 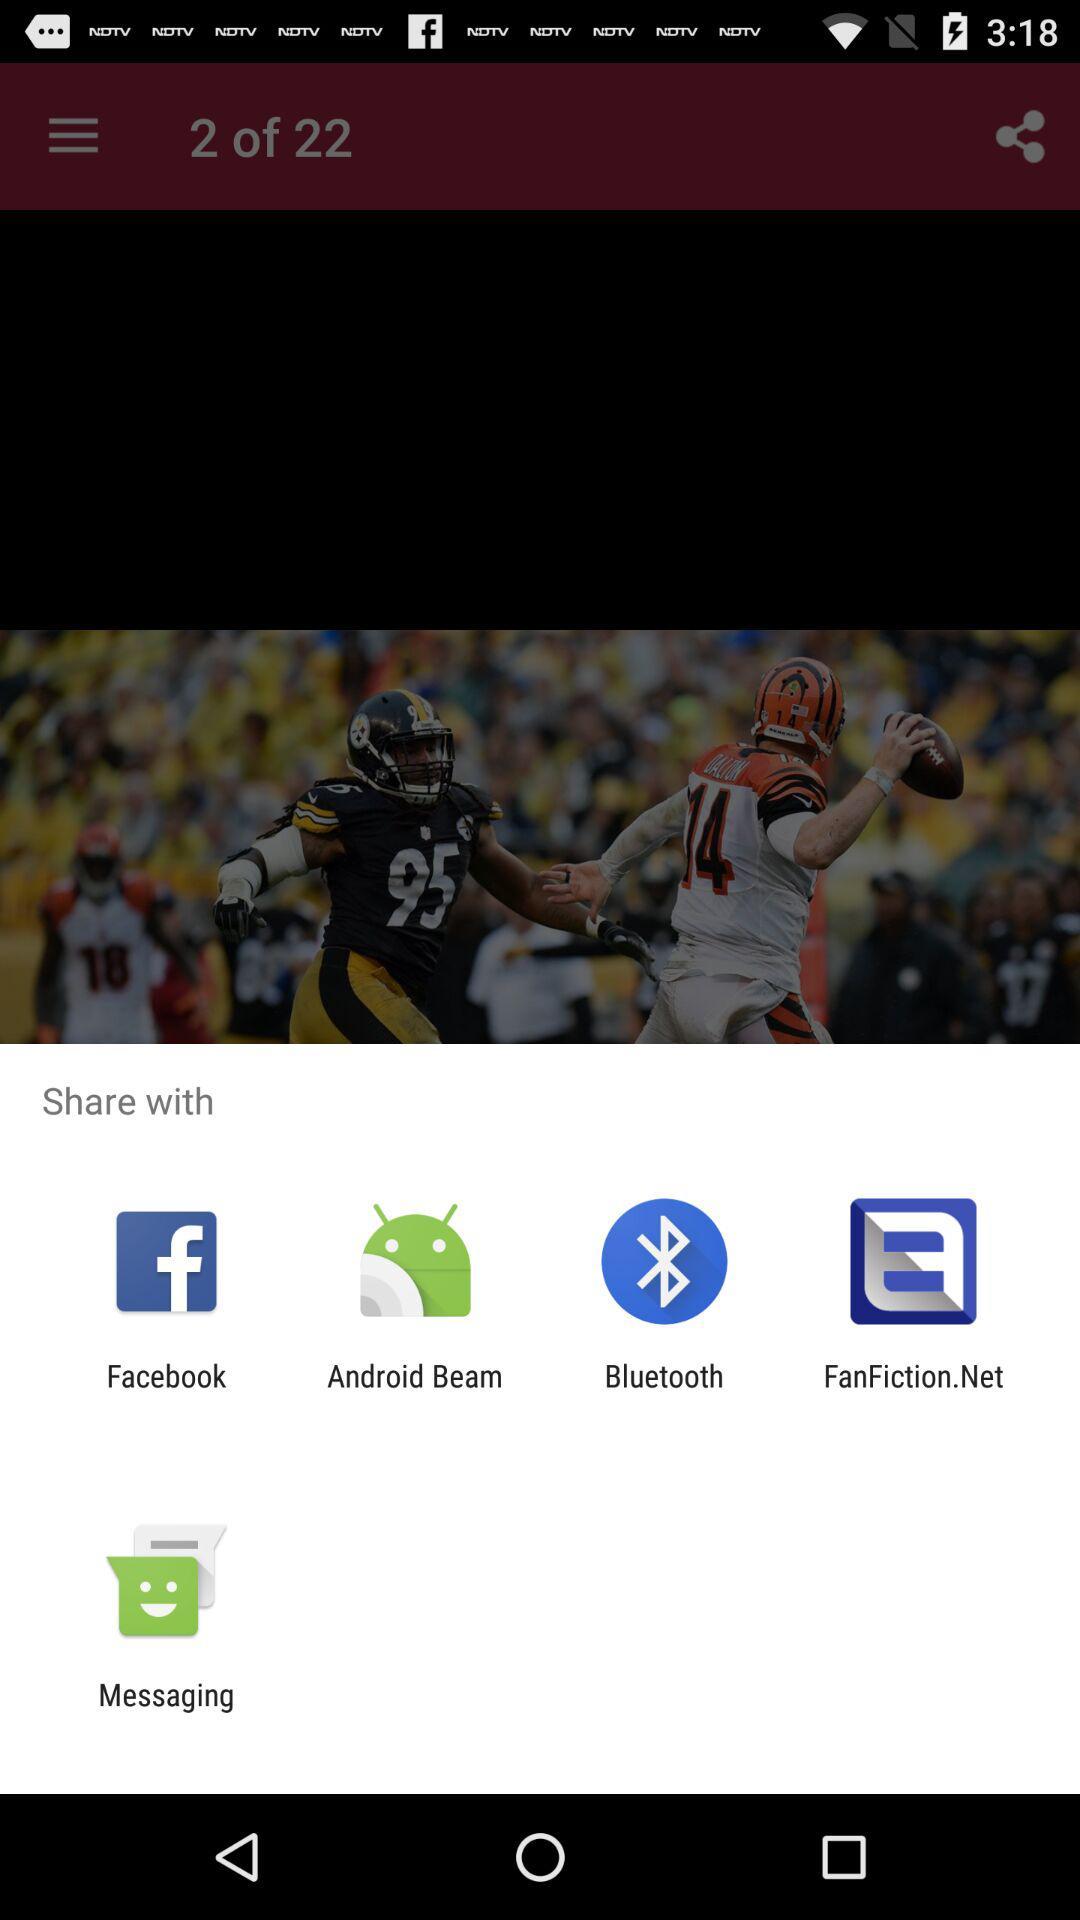 I want to click on the item to the left of the bluetooth icon, so click(x=414, y=1392).